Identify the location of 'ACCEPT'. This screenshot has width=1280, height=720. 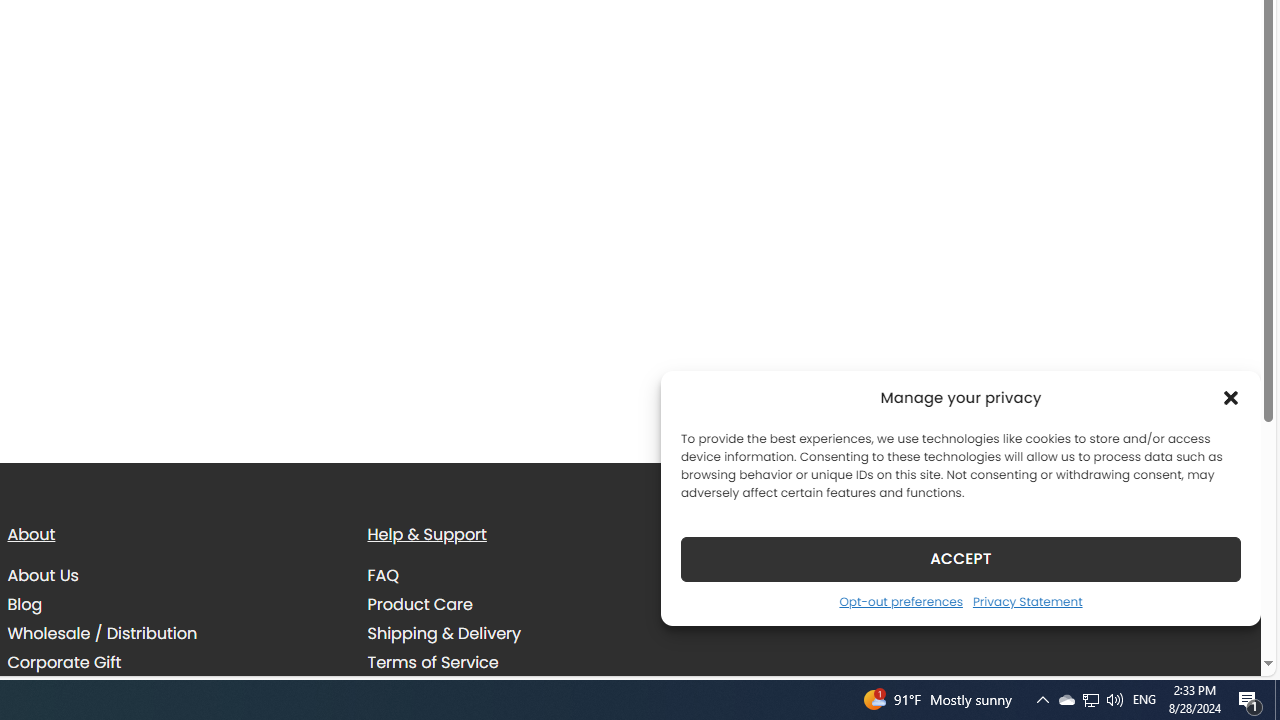
(961, 558).